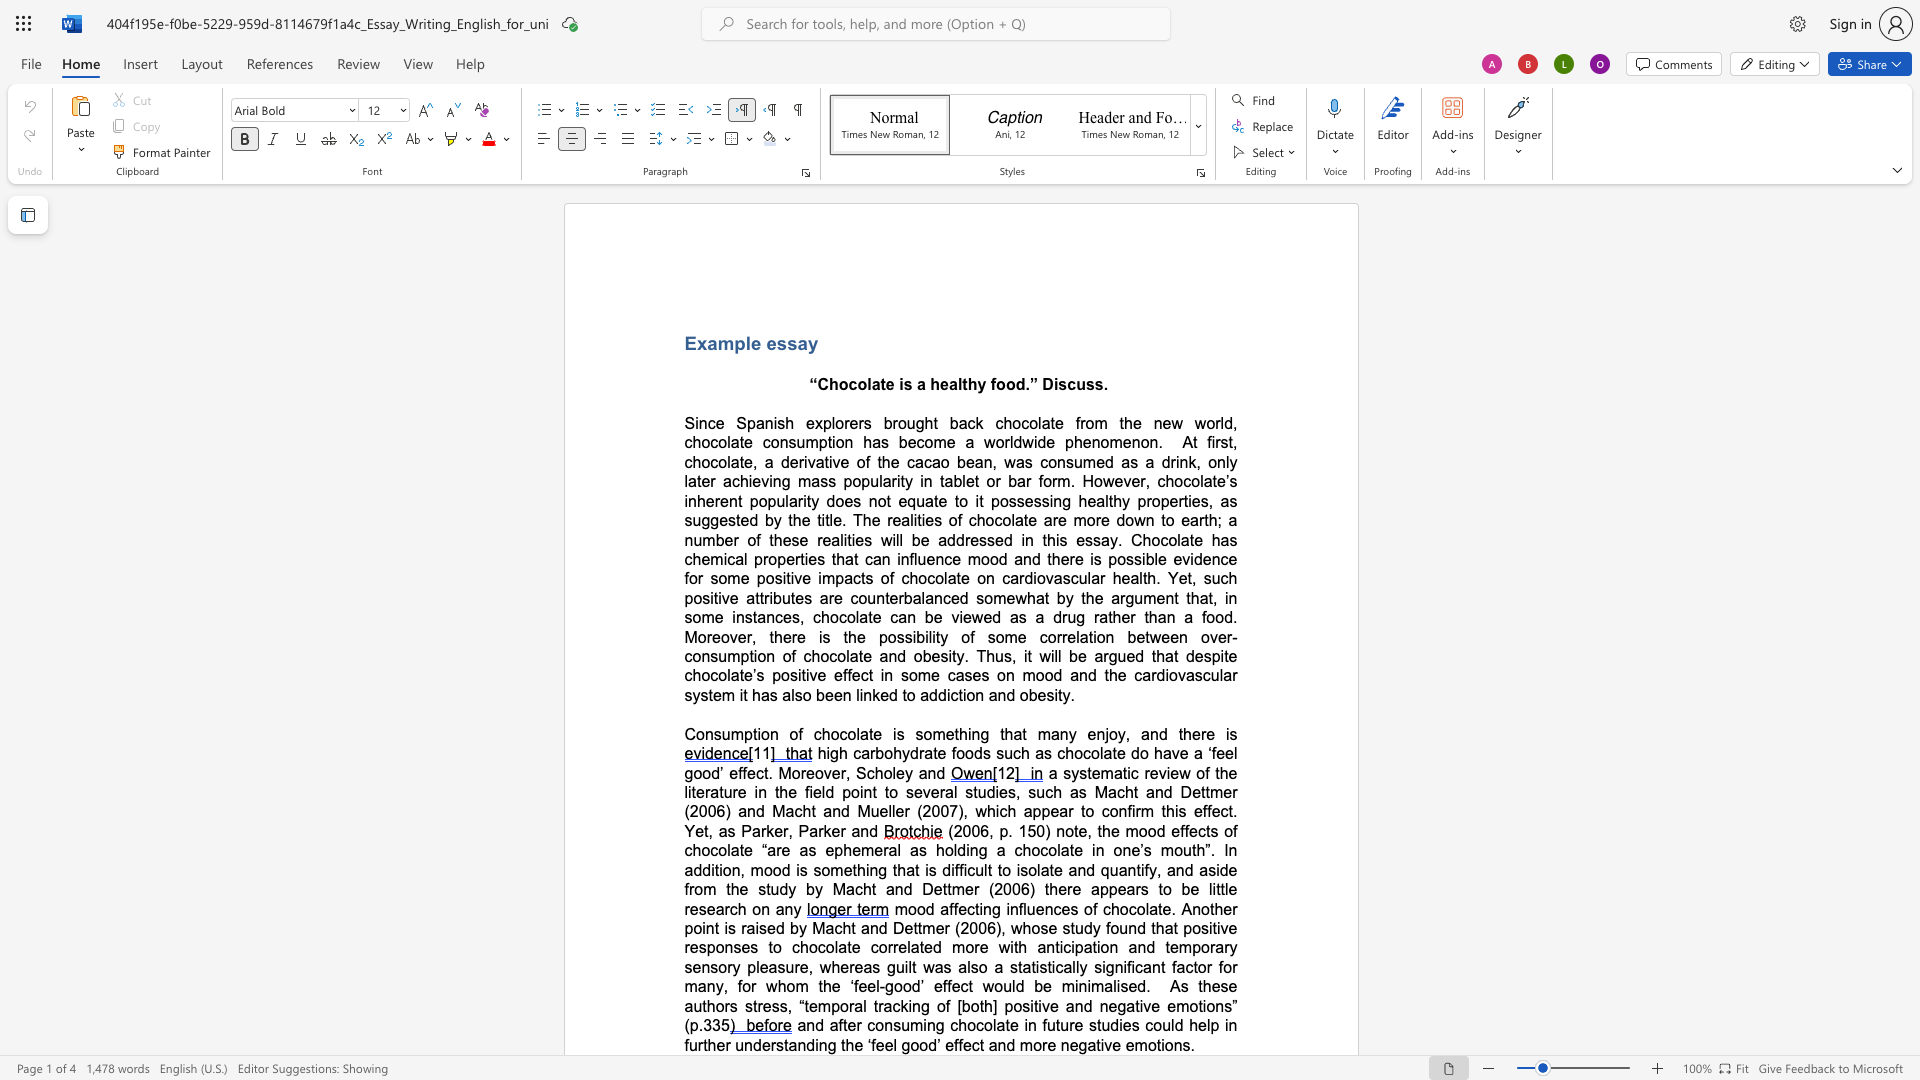 Image resolution: width=1920 pixels, height=1080 pixels. Describe the element at coordinates (1126, 811) in the screenshot. I see `the space between the continuous character "n" and "f" in the text` at that location.